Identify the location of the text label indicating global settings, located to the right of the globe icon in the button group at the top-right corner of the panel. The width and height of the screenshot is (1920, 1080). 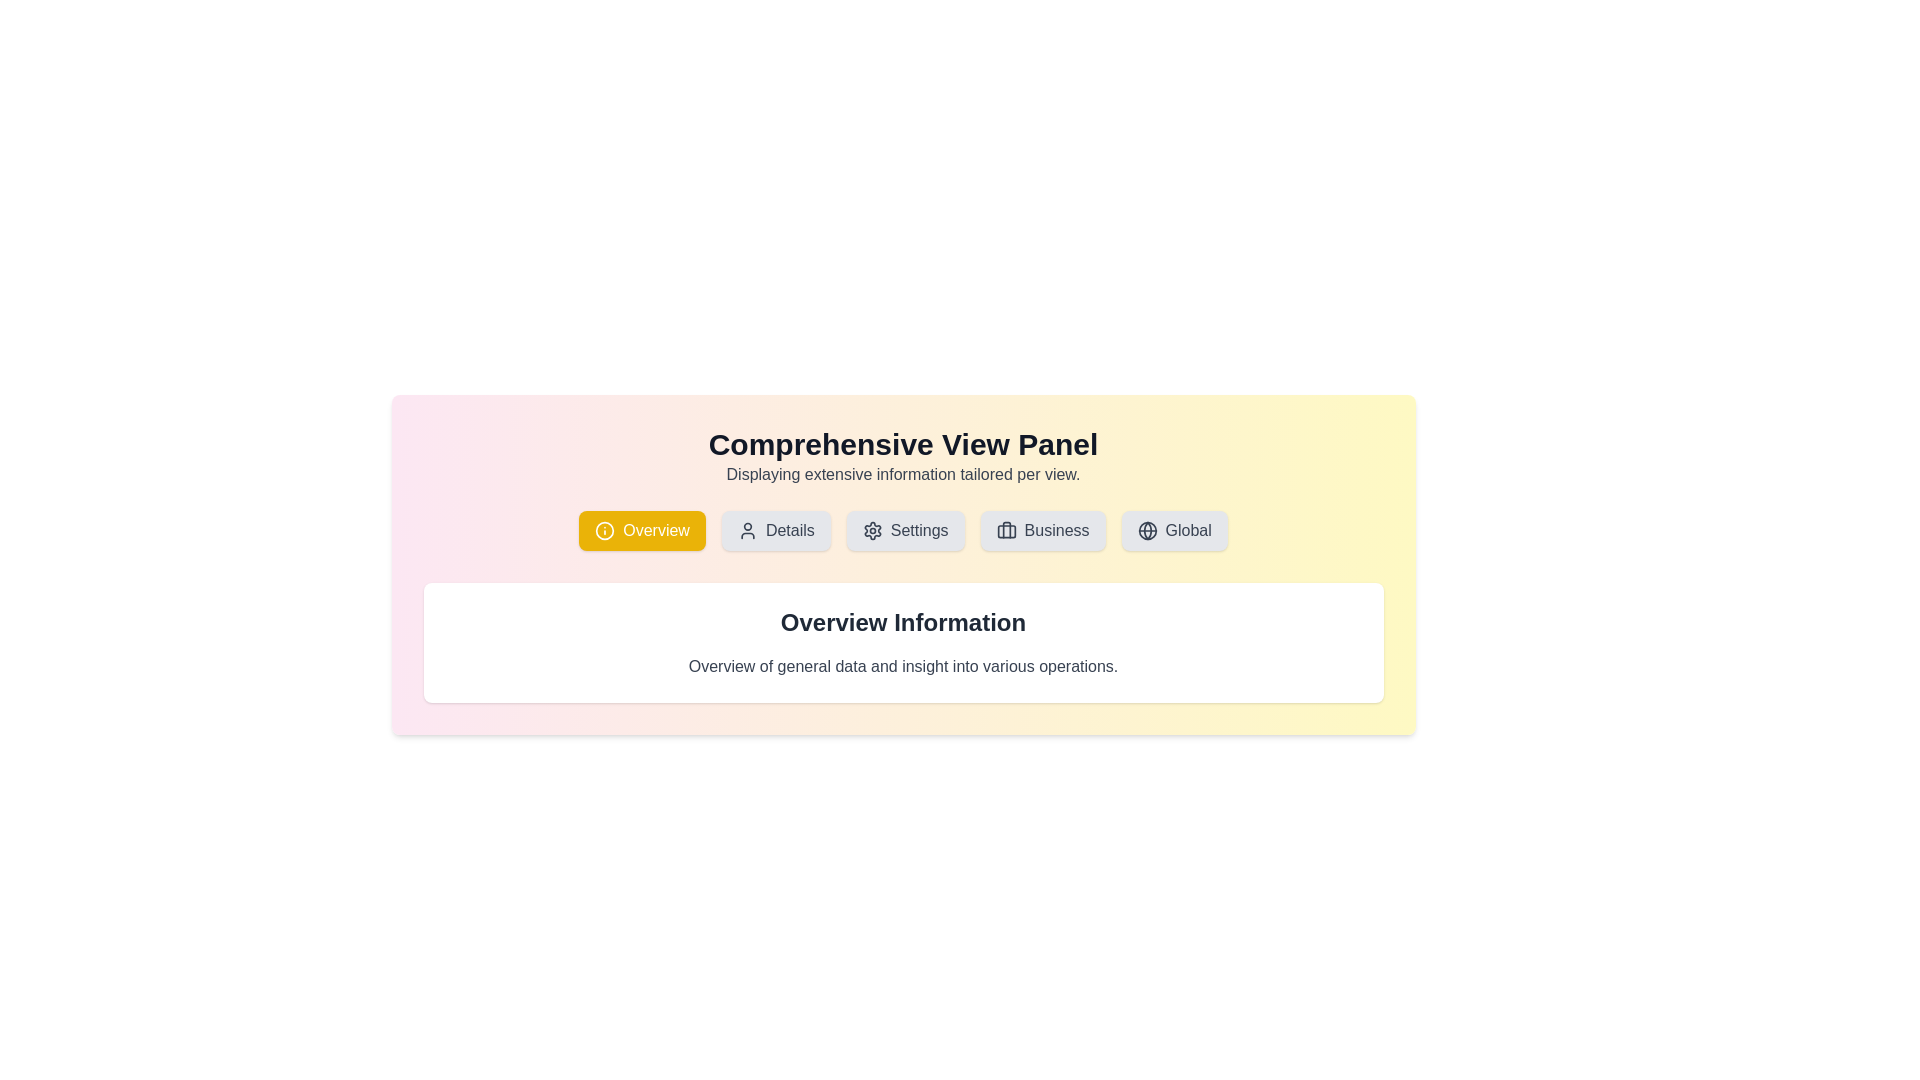
(1188, 530).